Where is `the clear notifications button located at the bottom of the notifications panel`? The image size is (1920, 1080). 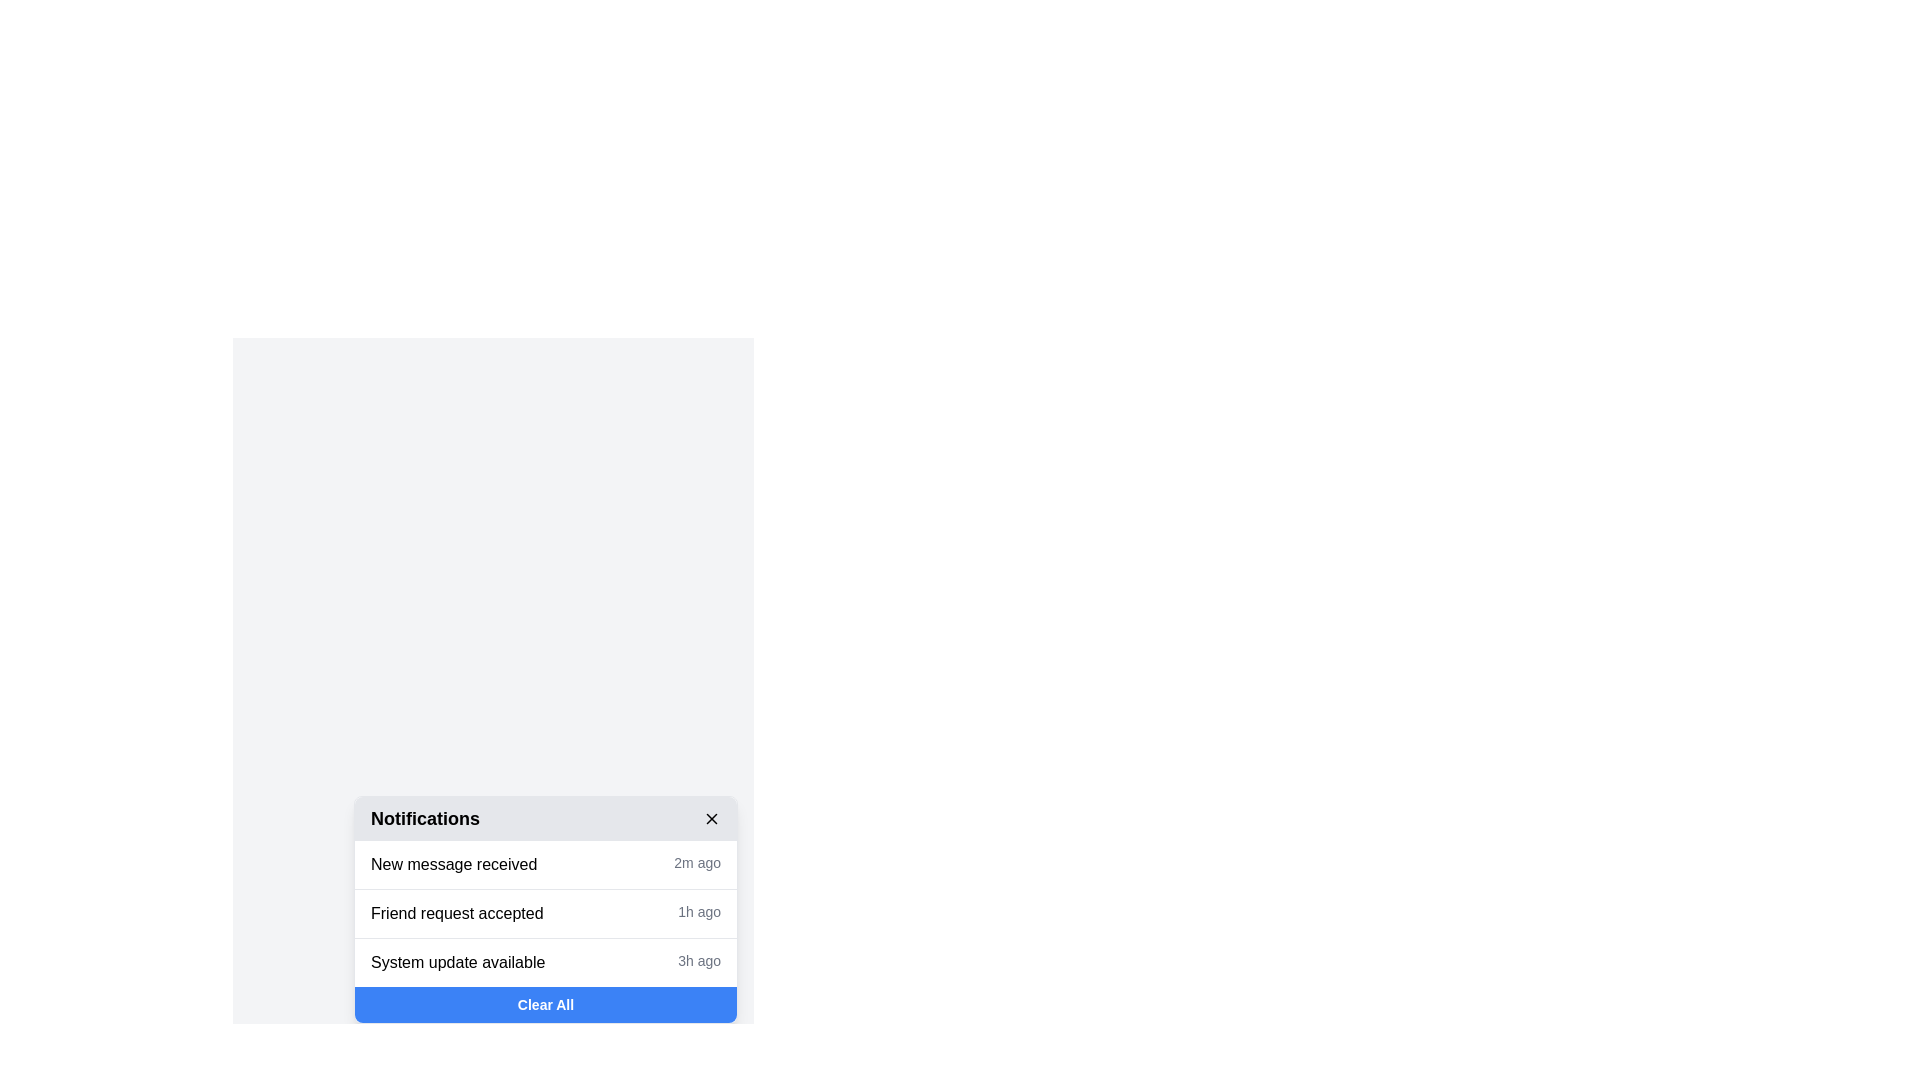
the clear notifications button located at the bottom of the notifications panel is located at coordinates (546, 1005).